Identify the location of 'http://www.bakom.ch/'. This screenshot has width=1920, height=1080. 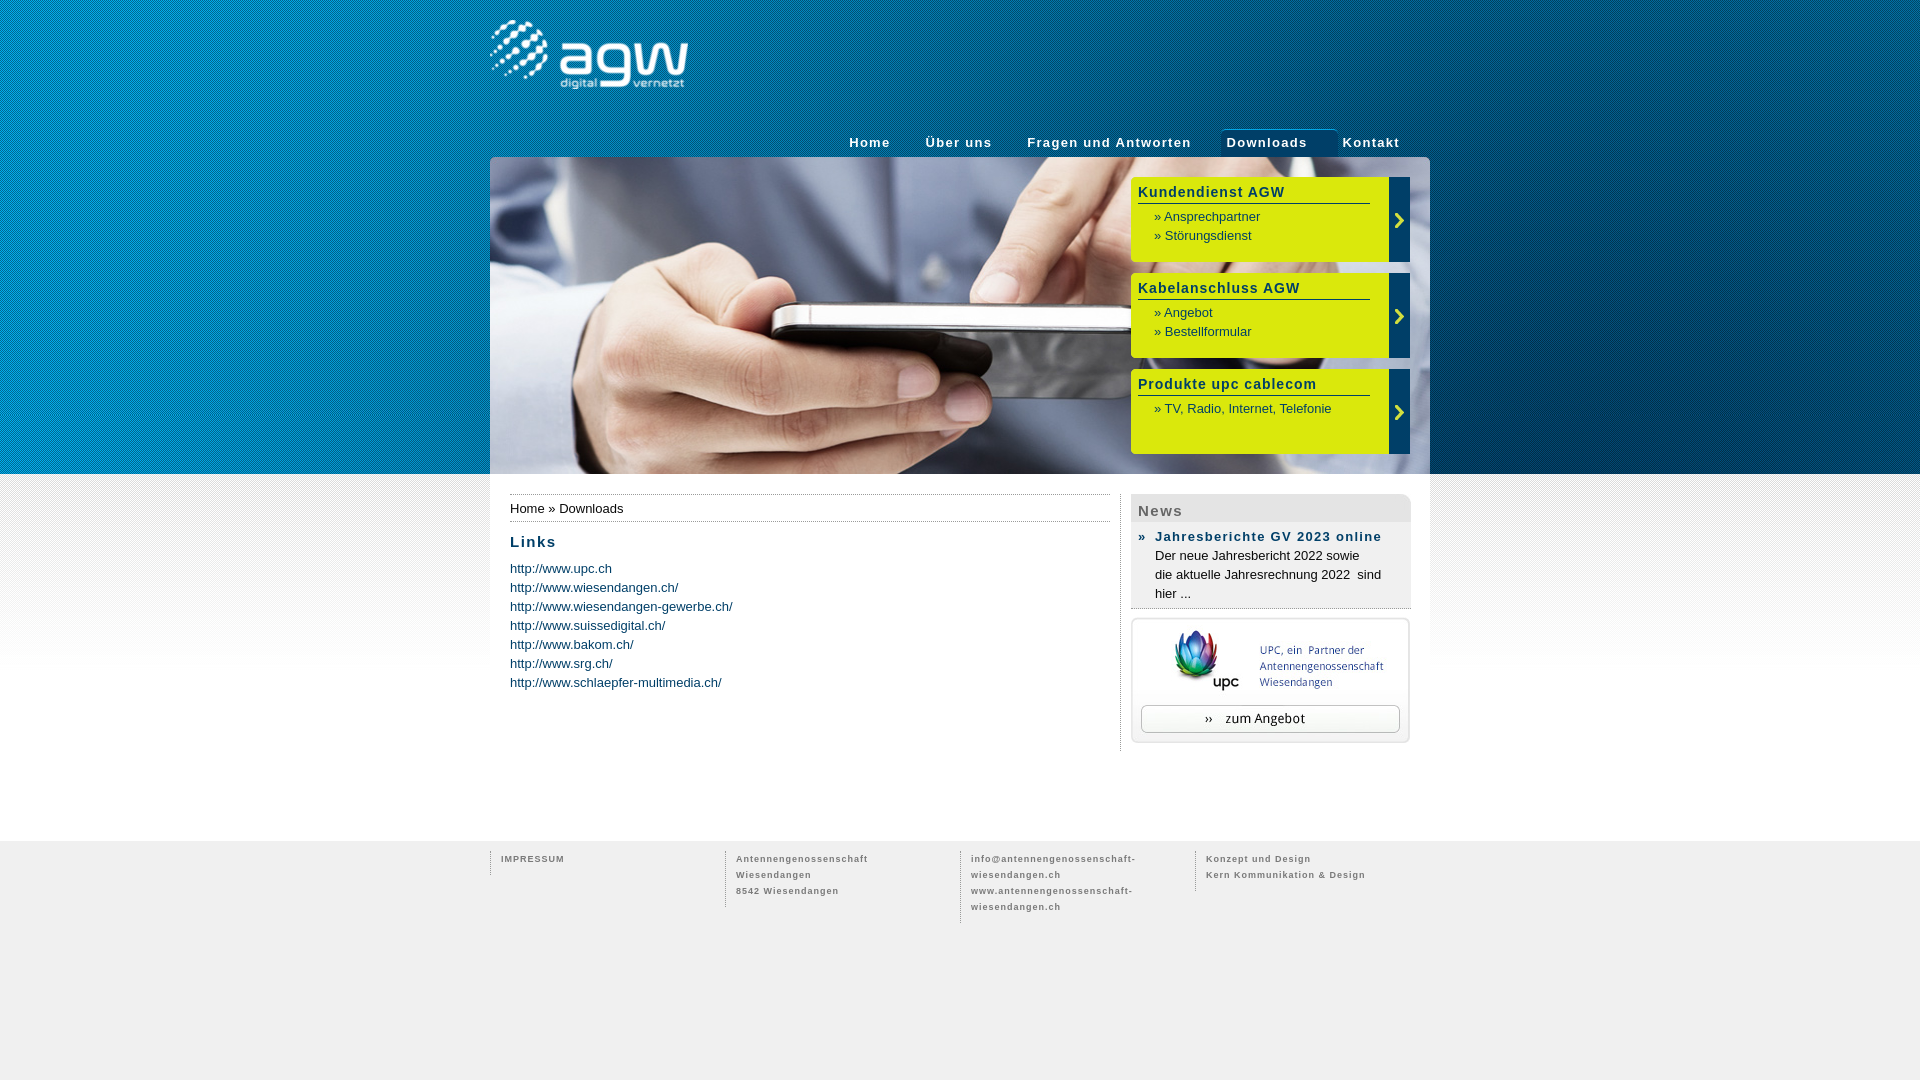
(570, 644).